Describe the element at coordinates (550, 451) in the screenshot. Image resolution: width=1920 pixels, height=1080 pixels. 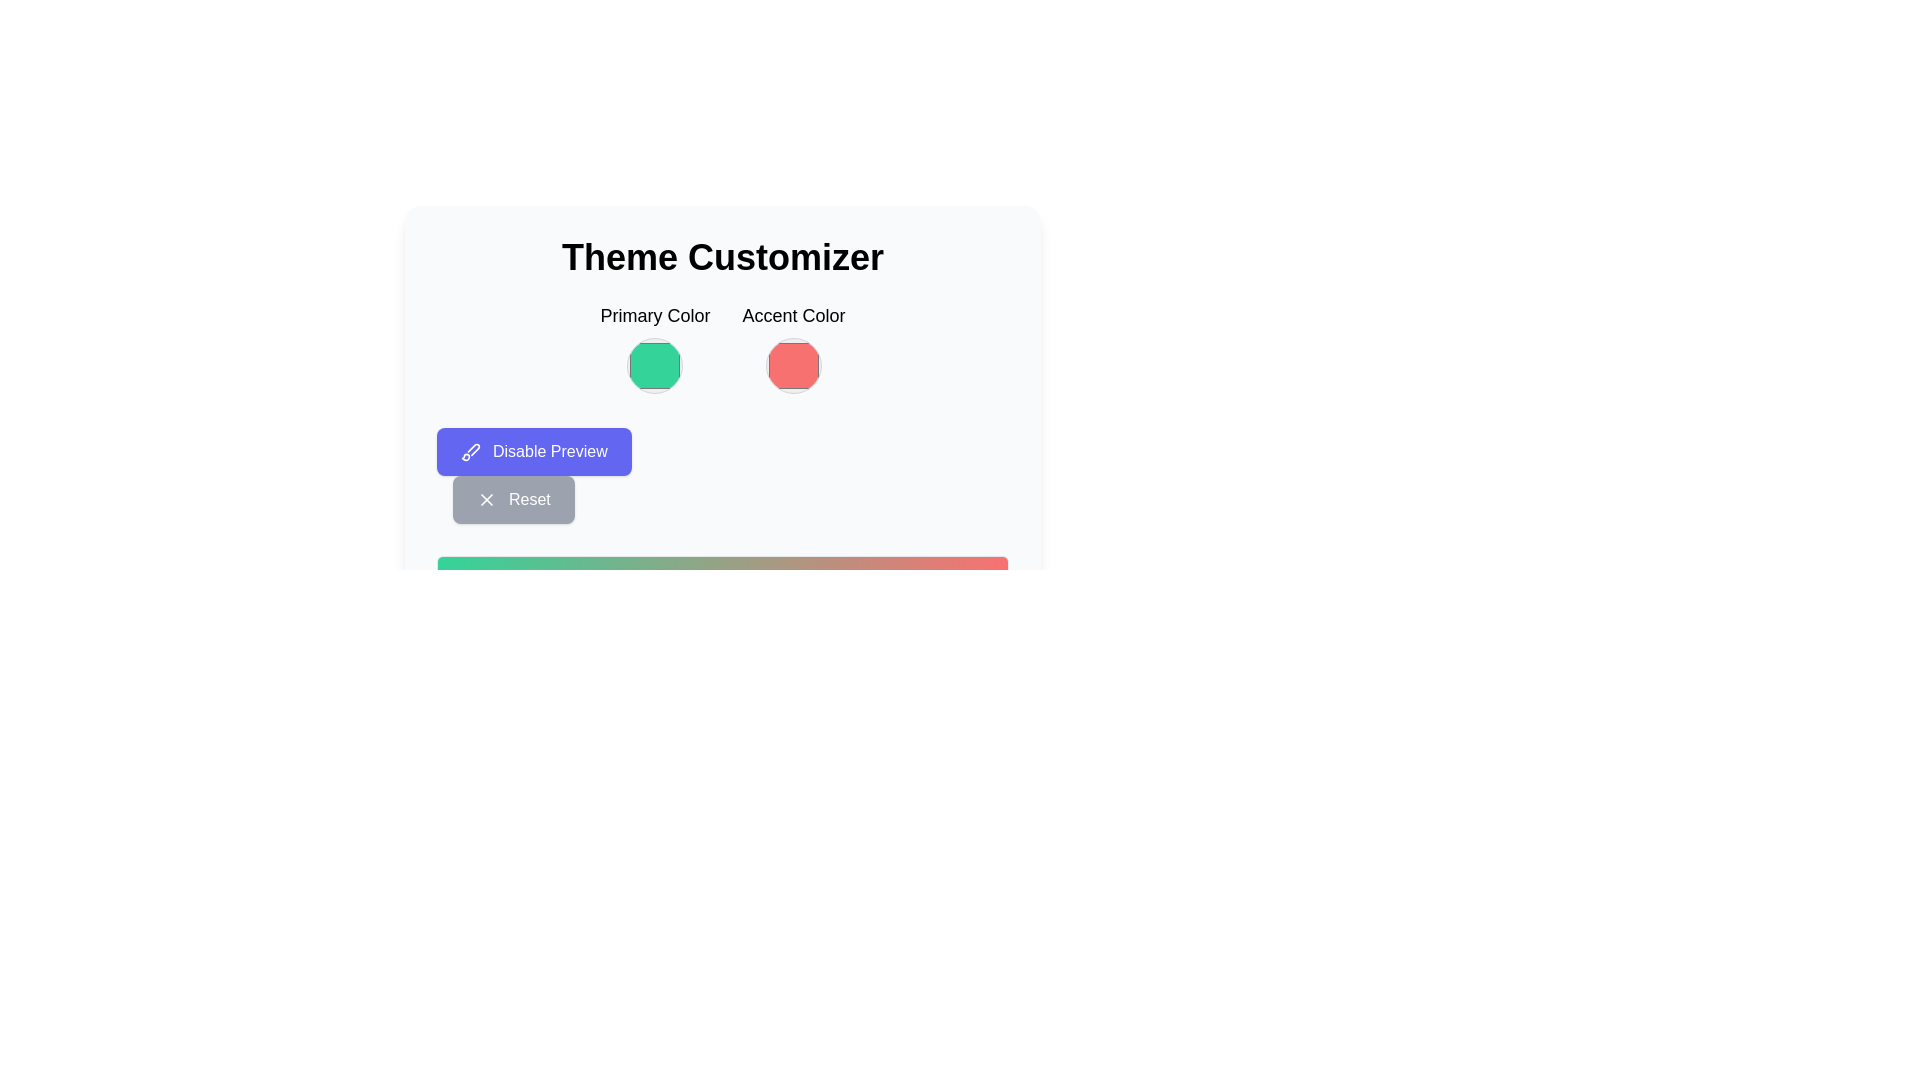
I see `the text 'Disable Preview' which is displayed in white font on a purple button, located below the 'Primary Color' and 'Accent Color' selectors` at that location.